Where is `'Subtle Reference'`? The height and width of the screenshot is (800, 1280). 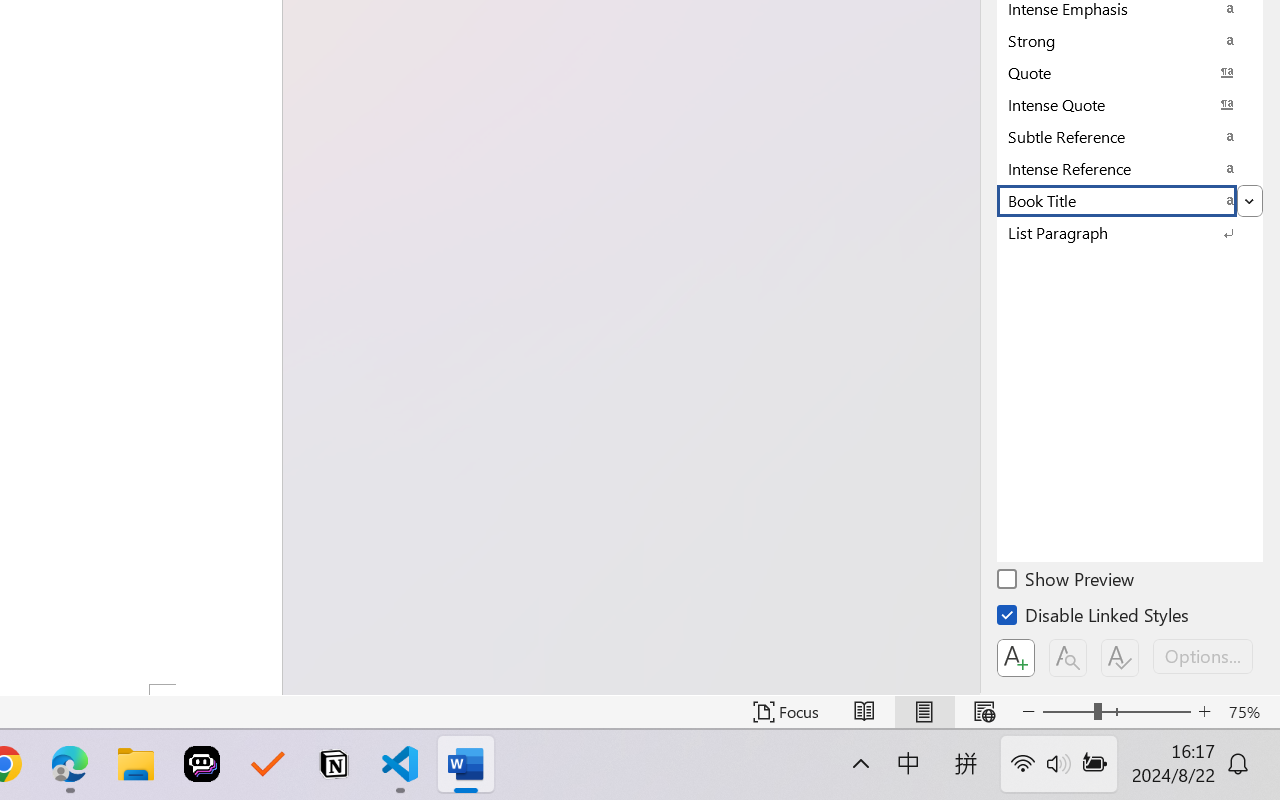 'Subtle Reference' is located at coordinates (1130, 136).